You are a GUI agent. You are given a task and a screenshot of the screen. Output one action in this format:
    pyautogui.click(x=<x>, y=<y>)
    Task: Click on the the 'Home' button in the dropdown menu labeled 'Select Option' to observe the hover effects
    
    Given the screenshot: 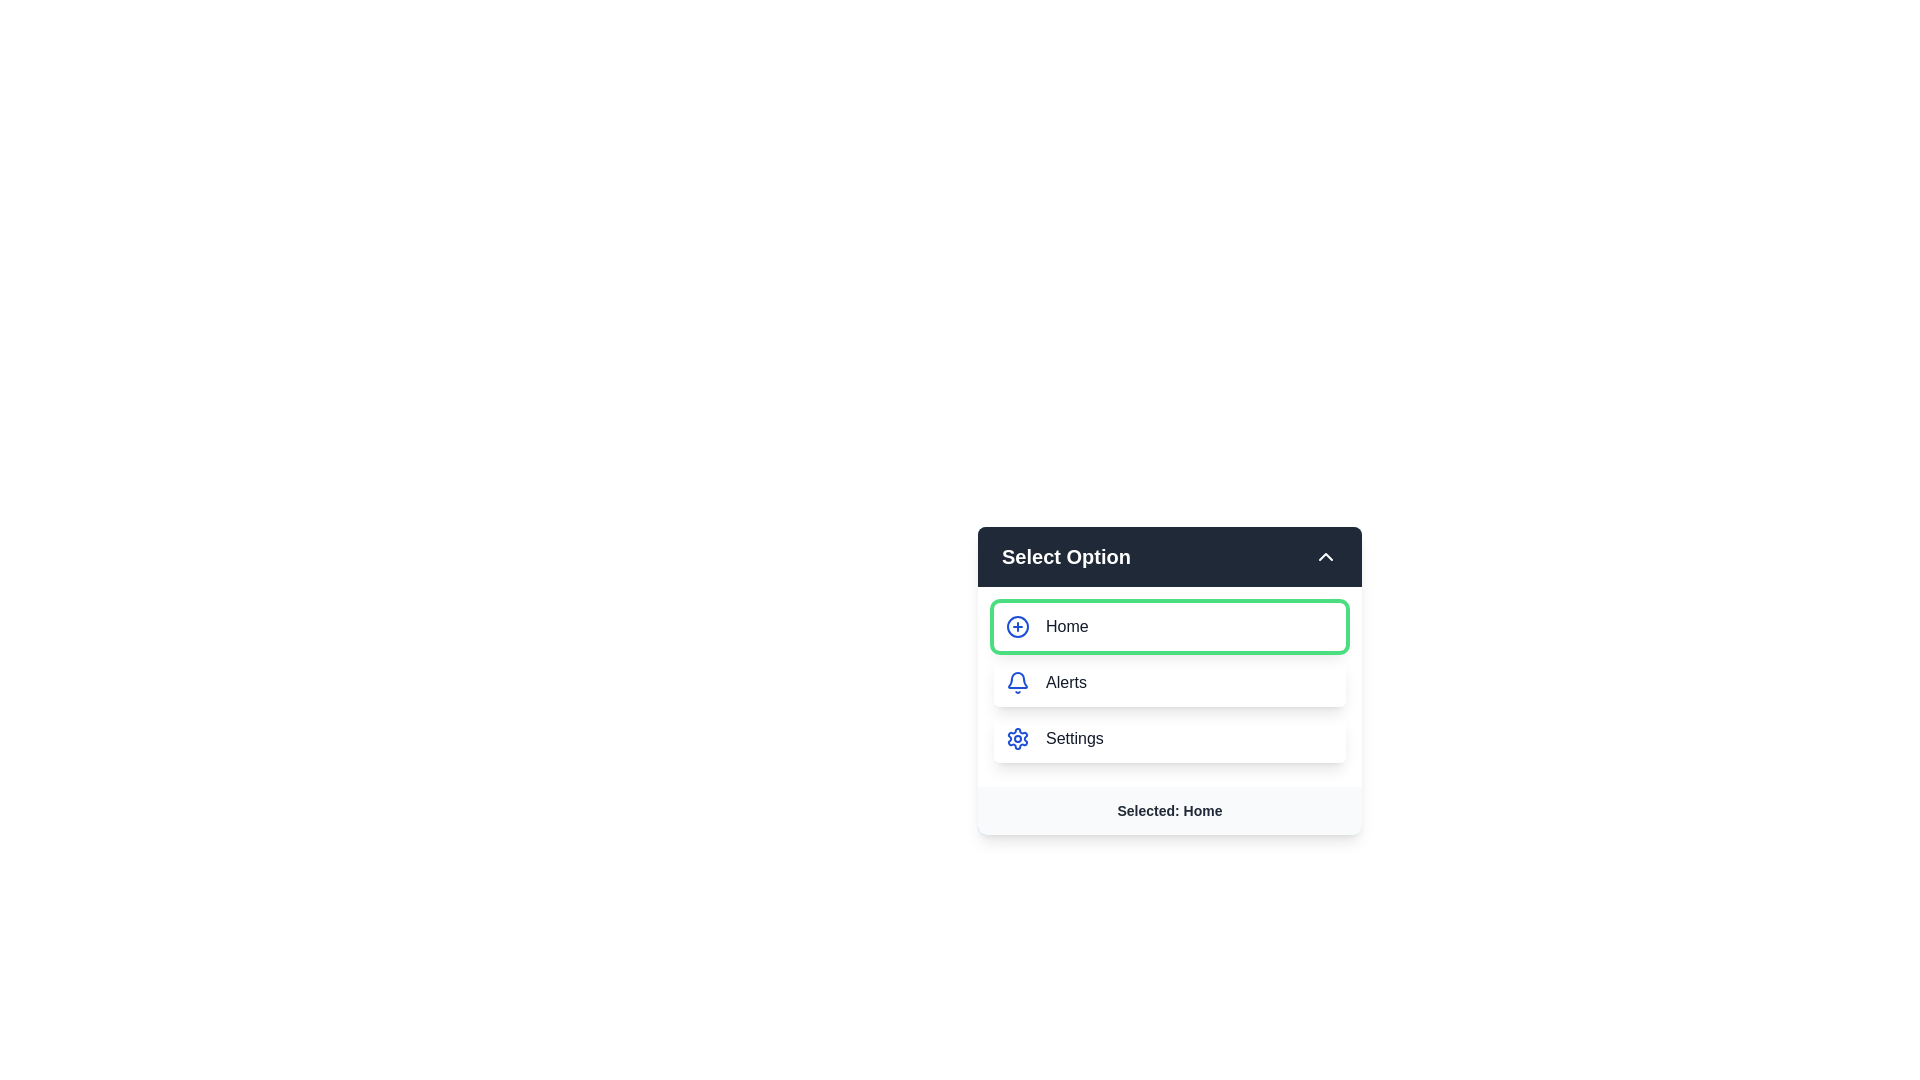 What is the action you would take?
    pyautogui.click(x=1170, y=626)
    